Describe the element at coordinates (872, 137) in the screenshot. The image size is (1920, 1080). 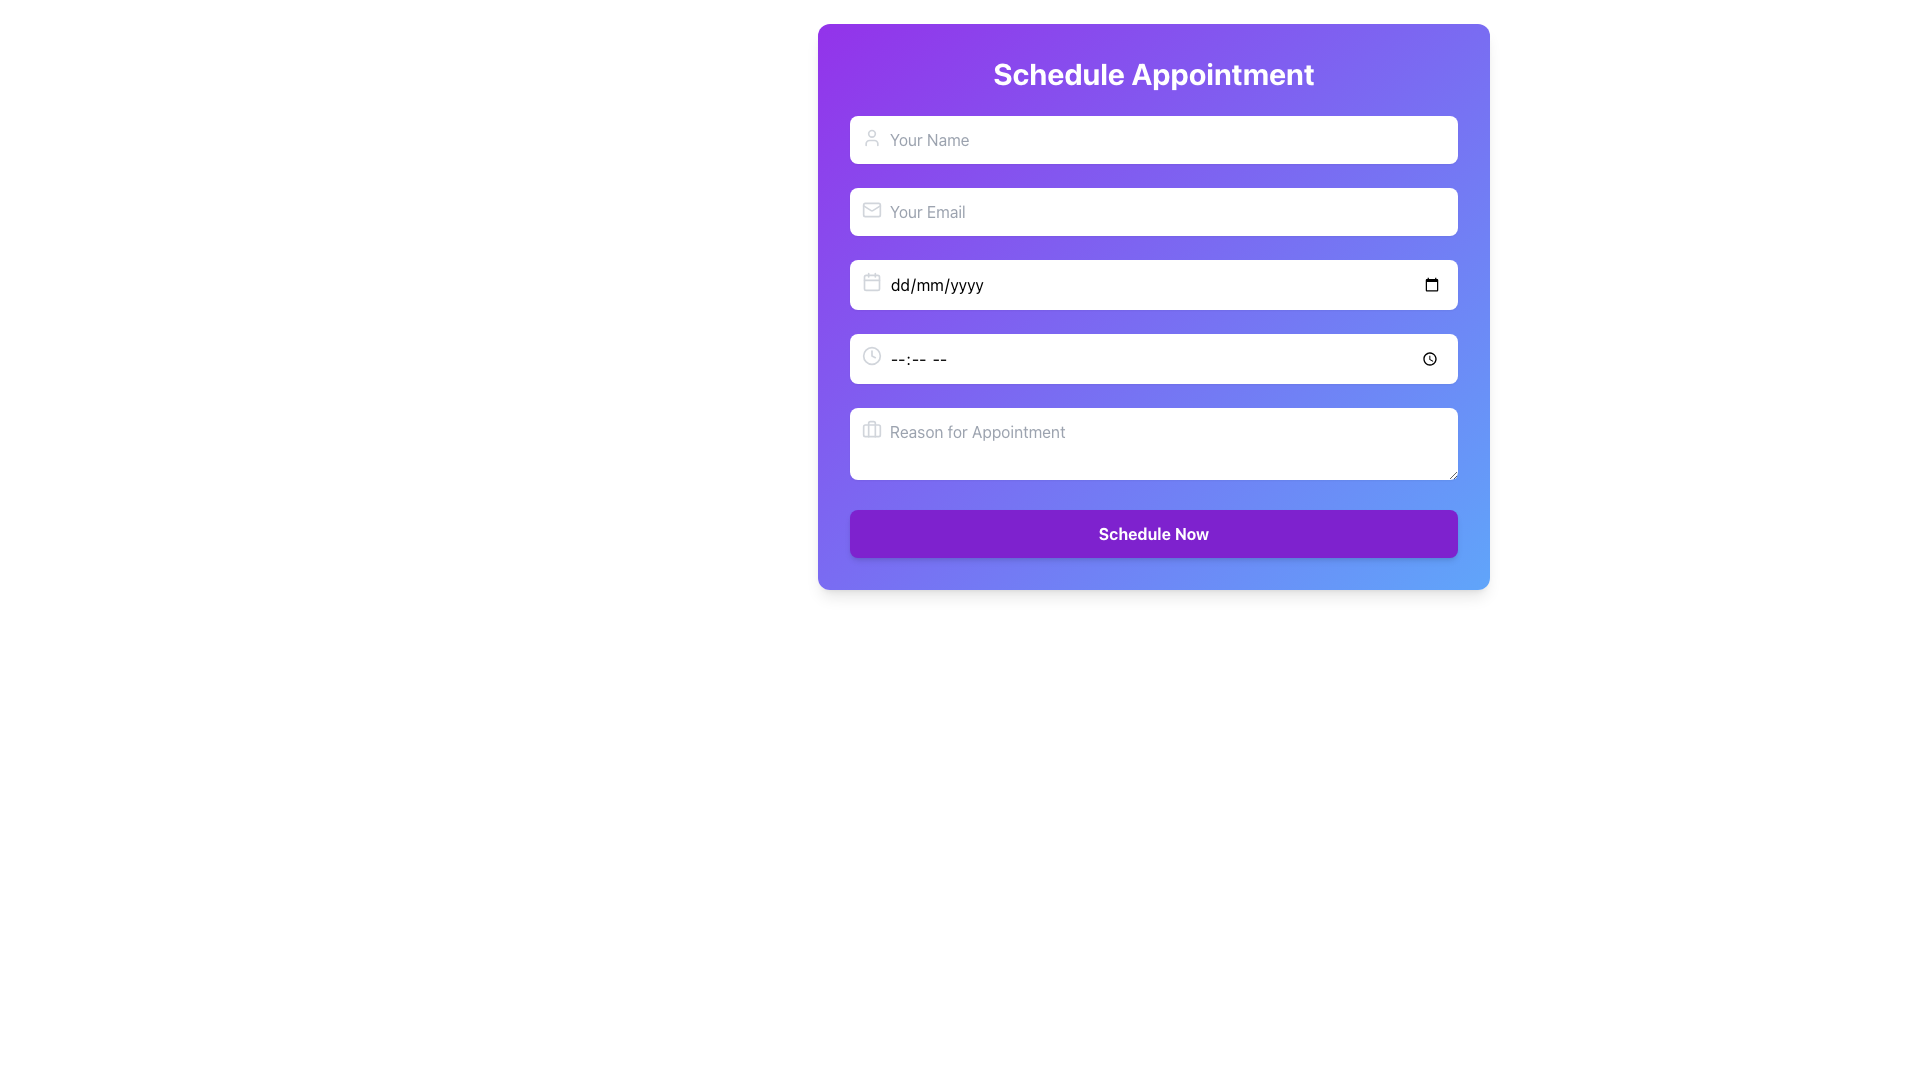
I see `the user profile icon located in the top-left corner of the 'Your Name' input field, which features a minimalistic gray design with a circular head and torso shape` at that location.